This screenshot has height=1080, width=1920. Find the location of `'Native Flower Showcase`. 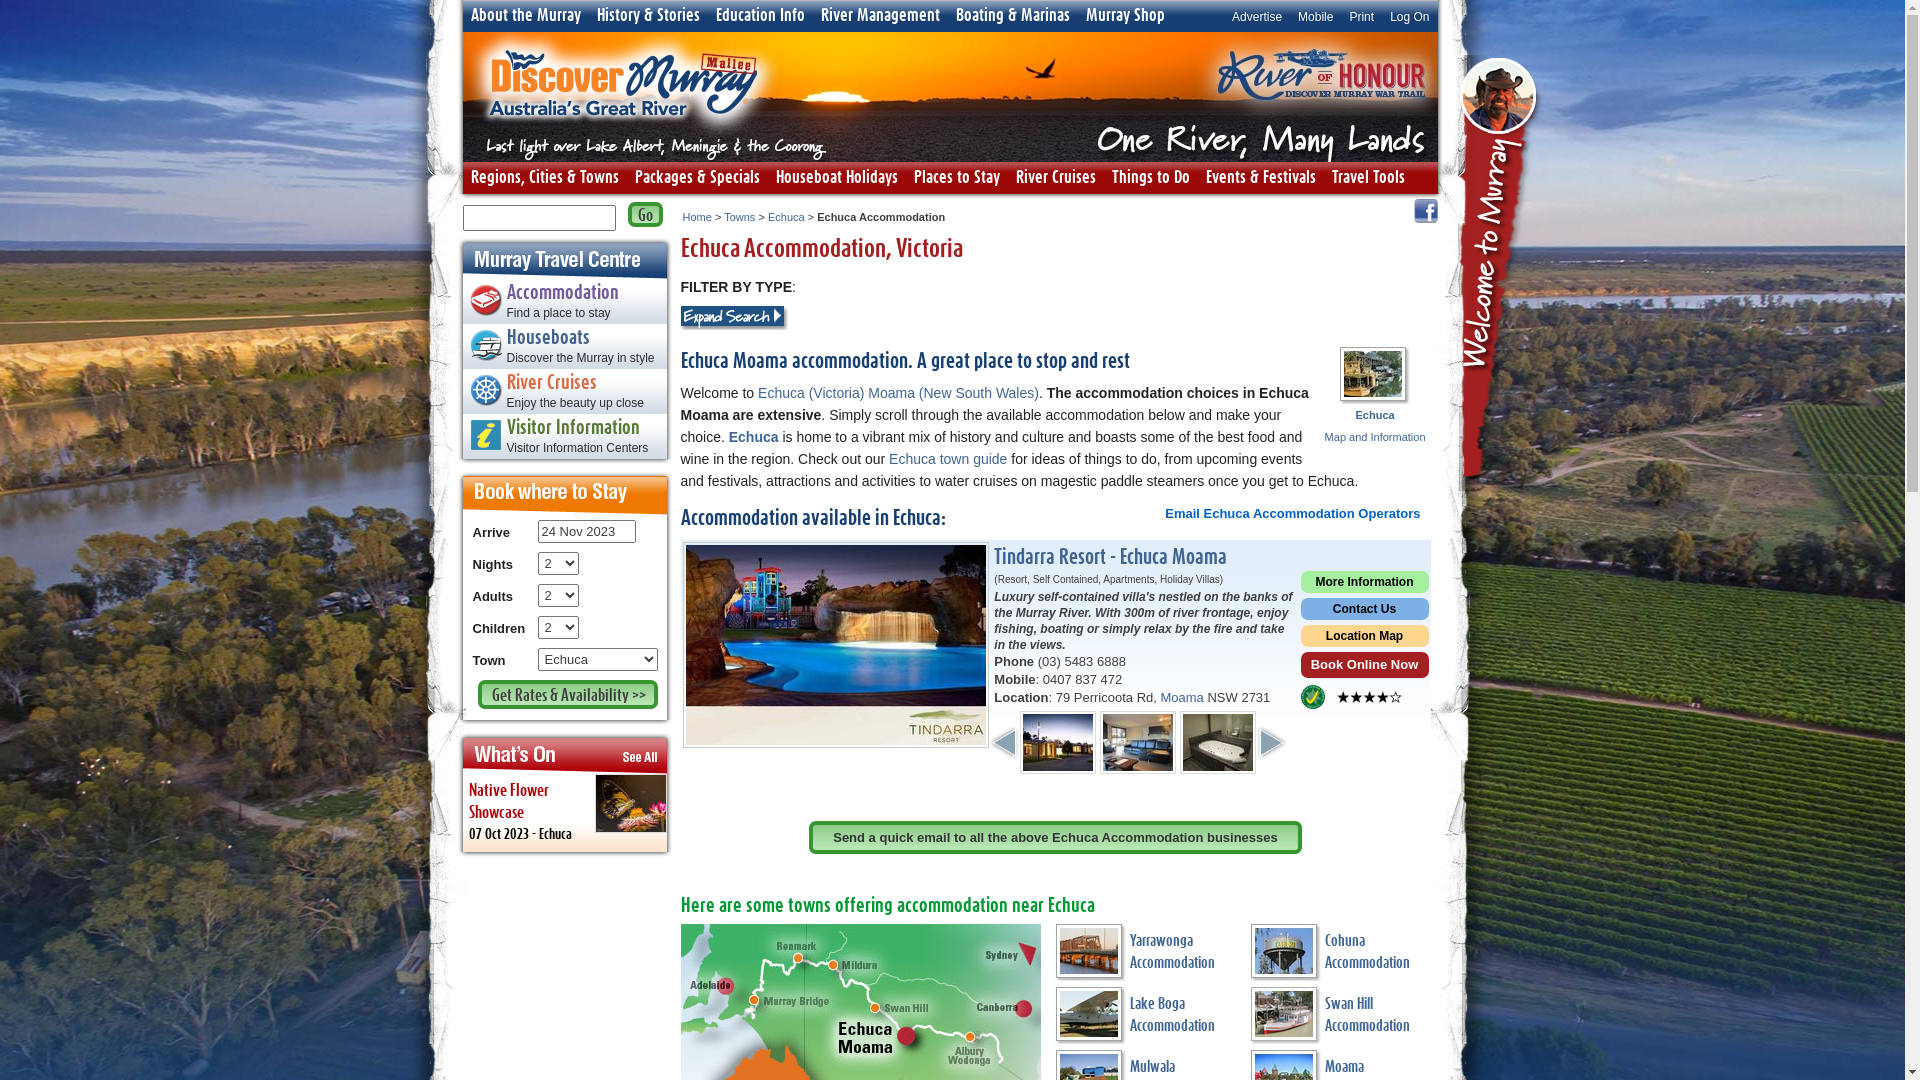

'Native Flower Showcase is located at coordinates (460, 813).